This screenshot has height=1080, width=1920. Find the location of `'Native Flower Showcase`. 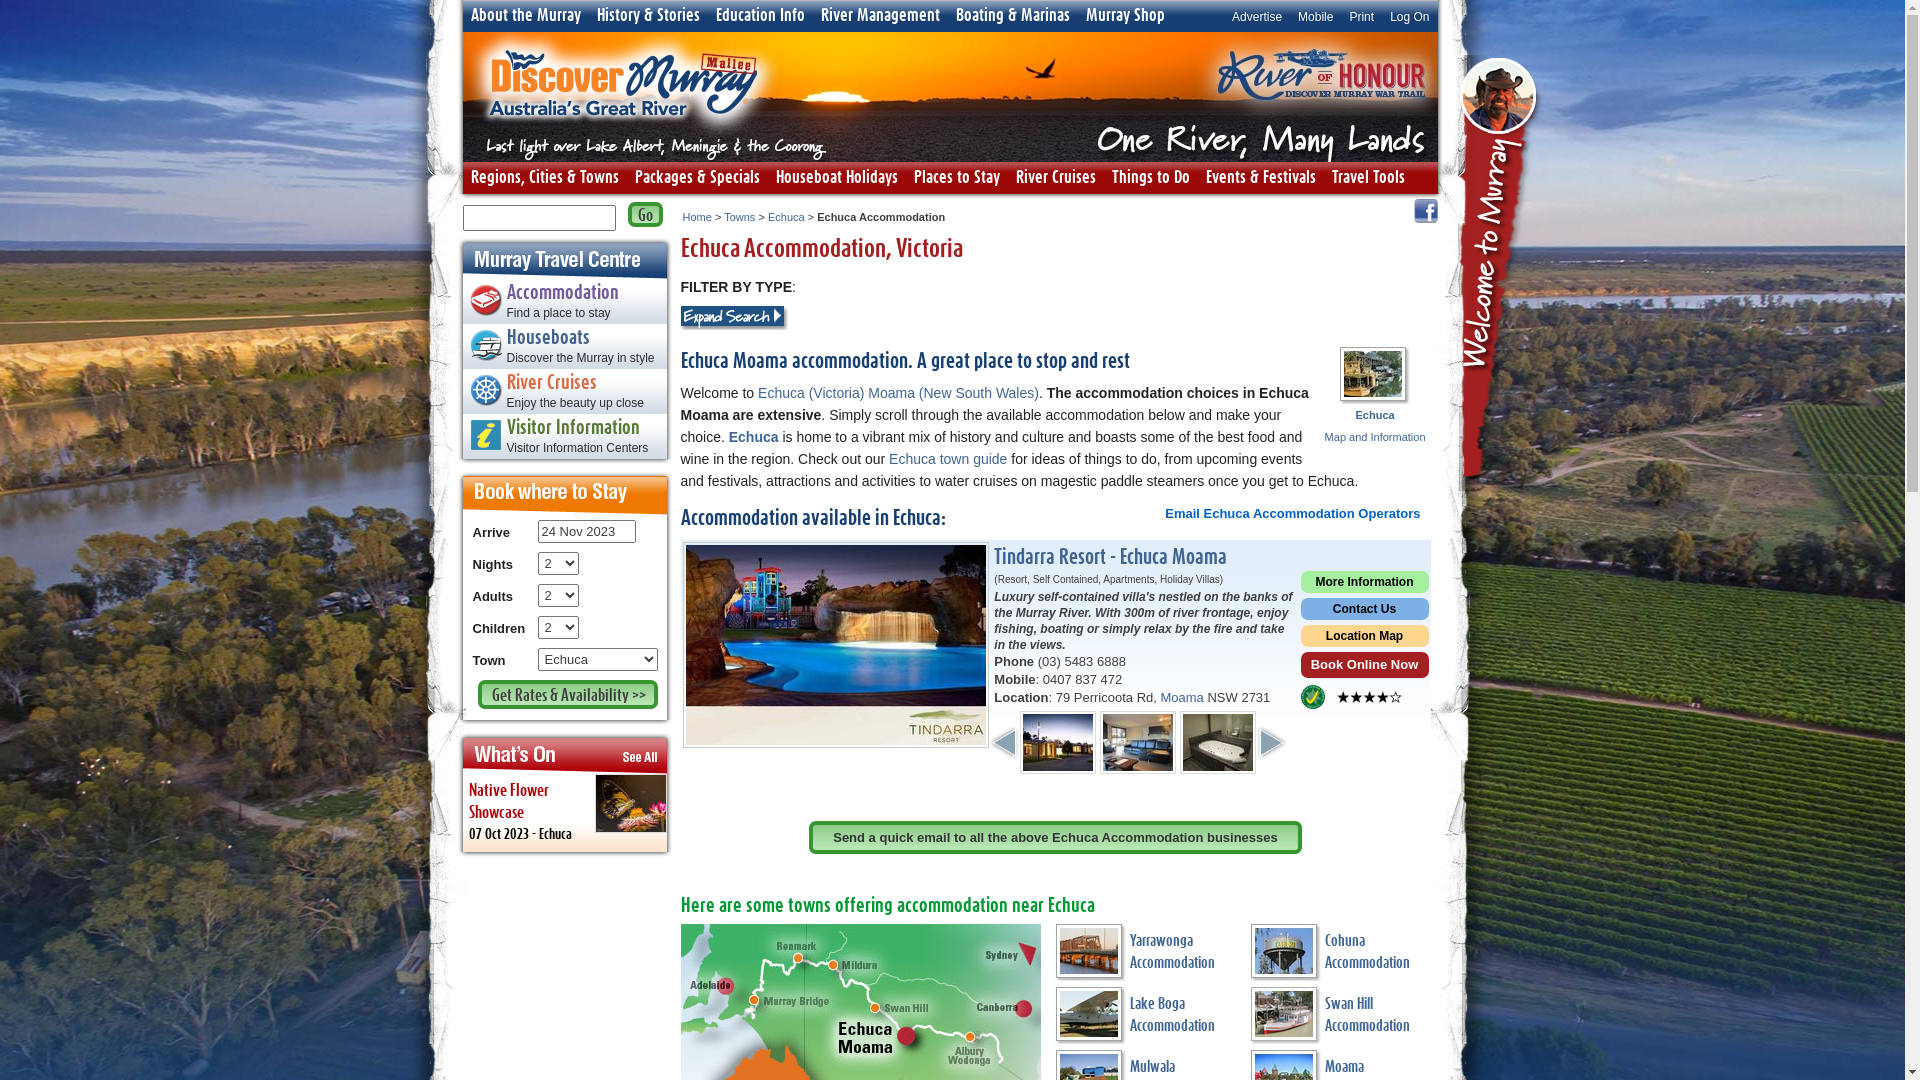

'Native Flower Showcase is located at coordinates (460, 813).